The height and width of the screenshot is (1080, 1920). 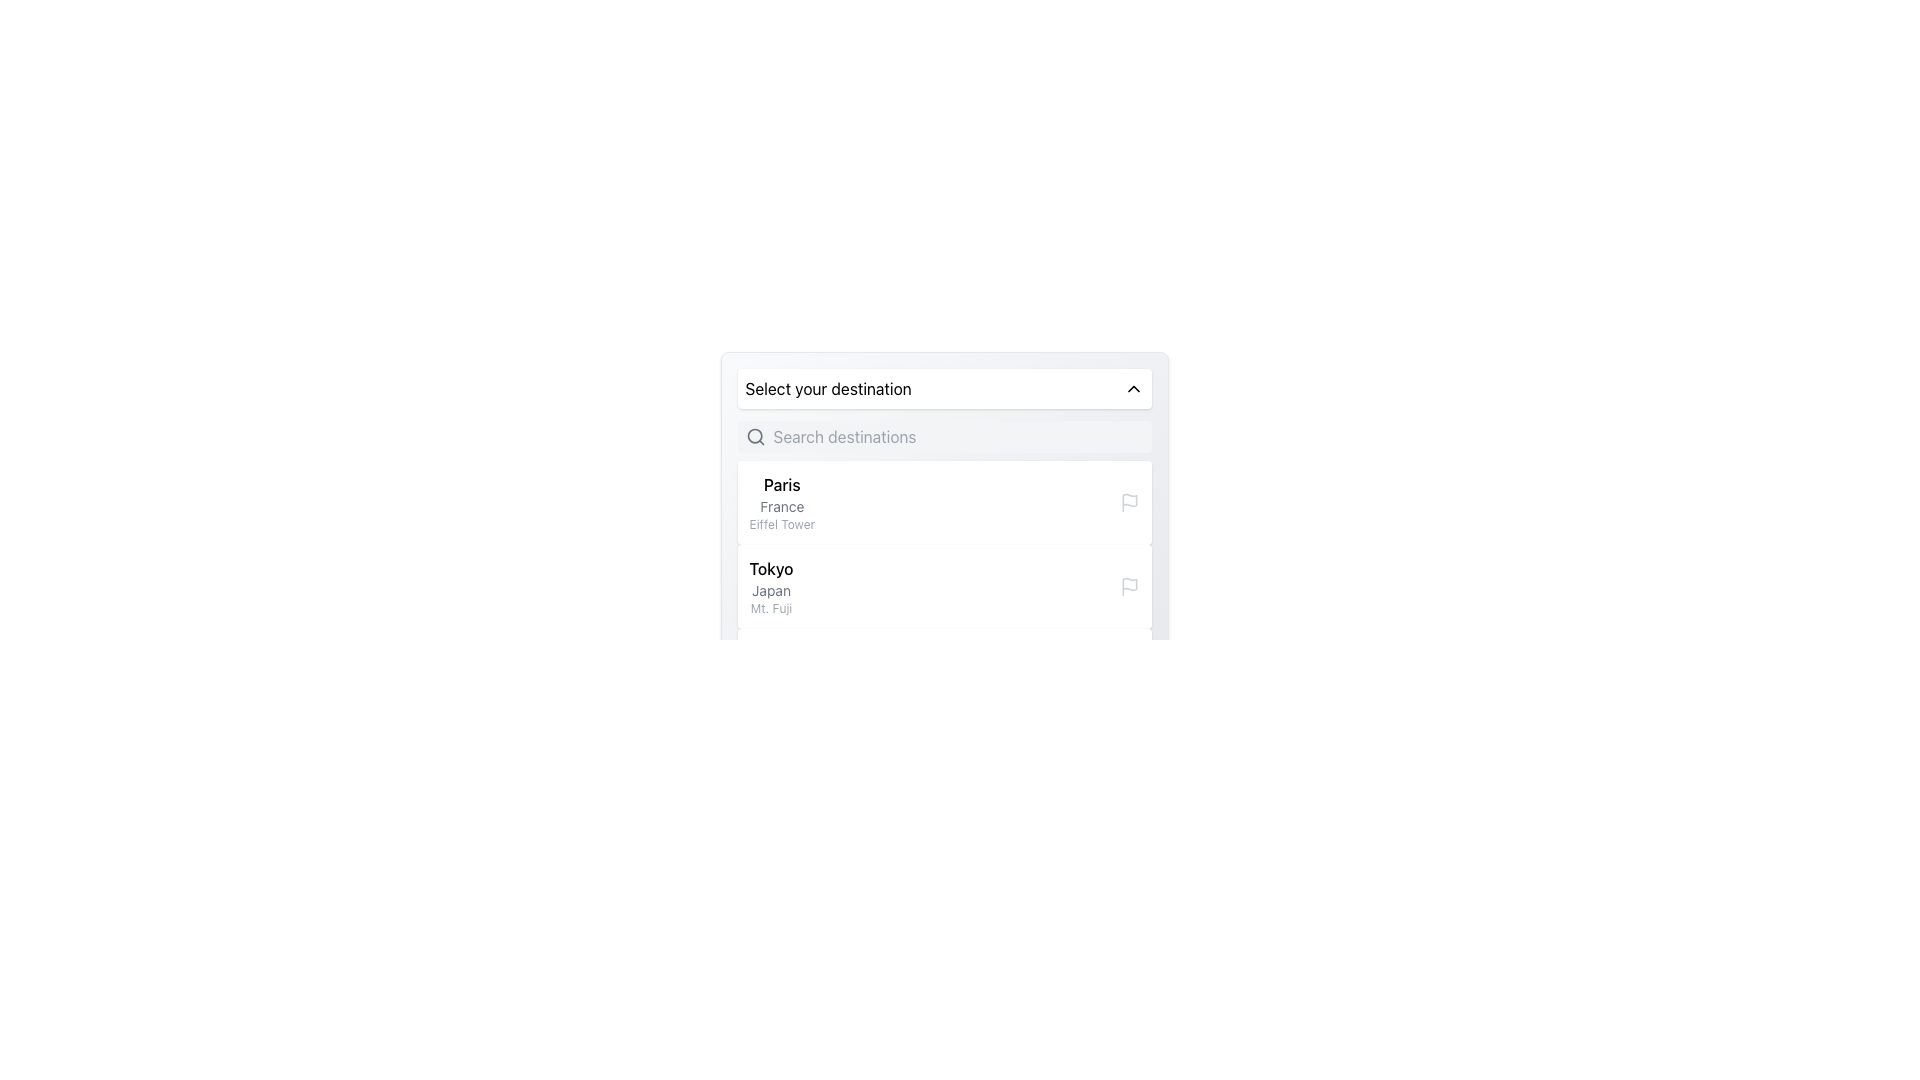 What do you see at coordinates (828, 389) in the screenshot?
I see `the Text Label that indicates the purpose of the dropdown selector, which is positioned left of an arrow icon at the top section of the dropdown` at bounding box center [828, 389].